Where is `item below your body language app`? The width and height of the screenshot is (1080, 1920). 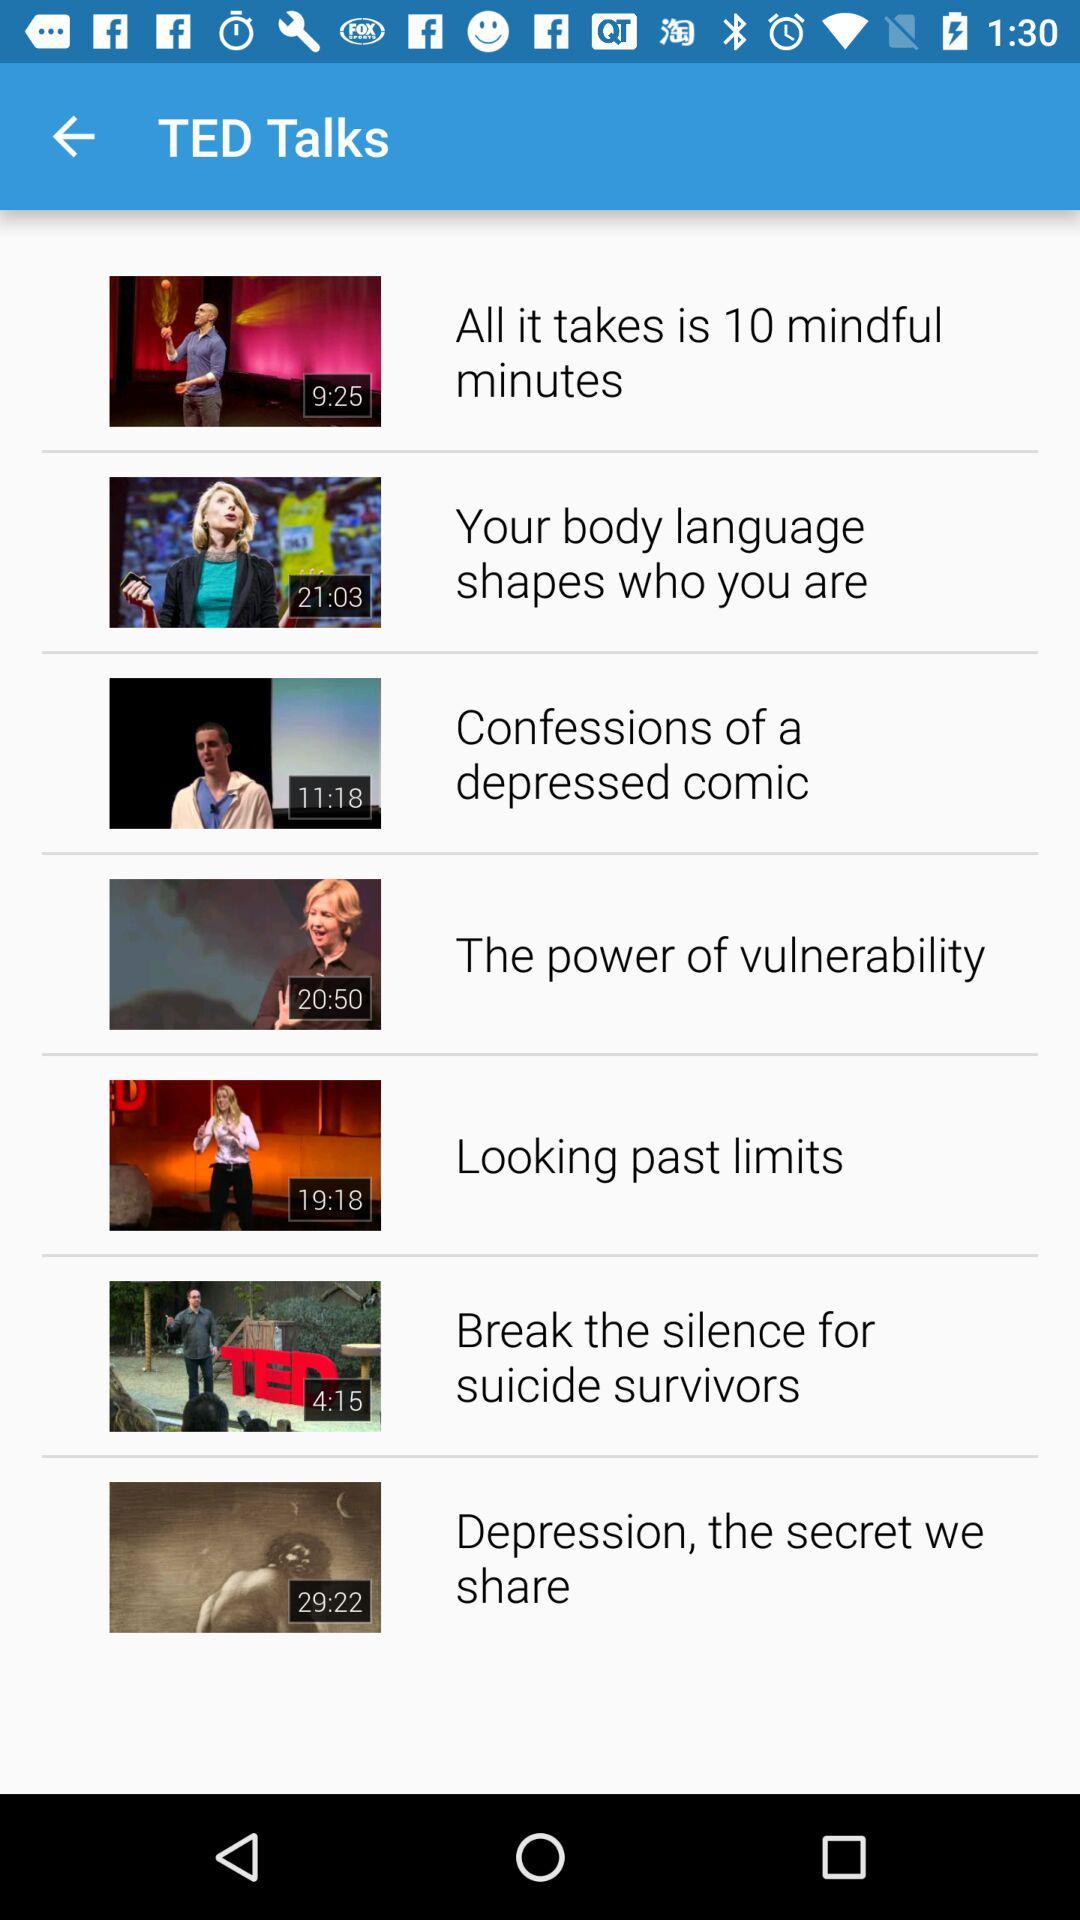 item below your body language app is located at coordinates (739, 752).